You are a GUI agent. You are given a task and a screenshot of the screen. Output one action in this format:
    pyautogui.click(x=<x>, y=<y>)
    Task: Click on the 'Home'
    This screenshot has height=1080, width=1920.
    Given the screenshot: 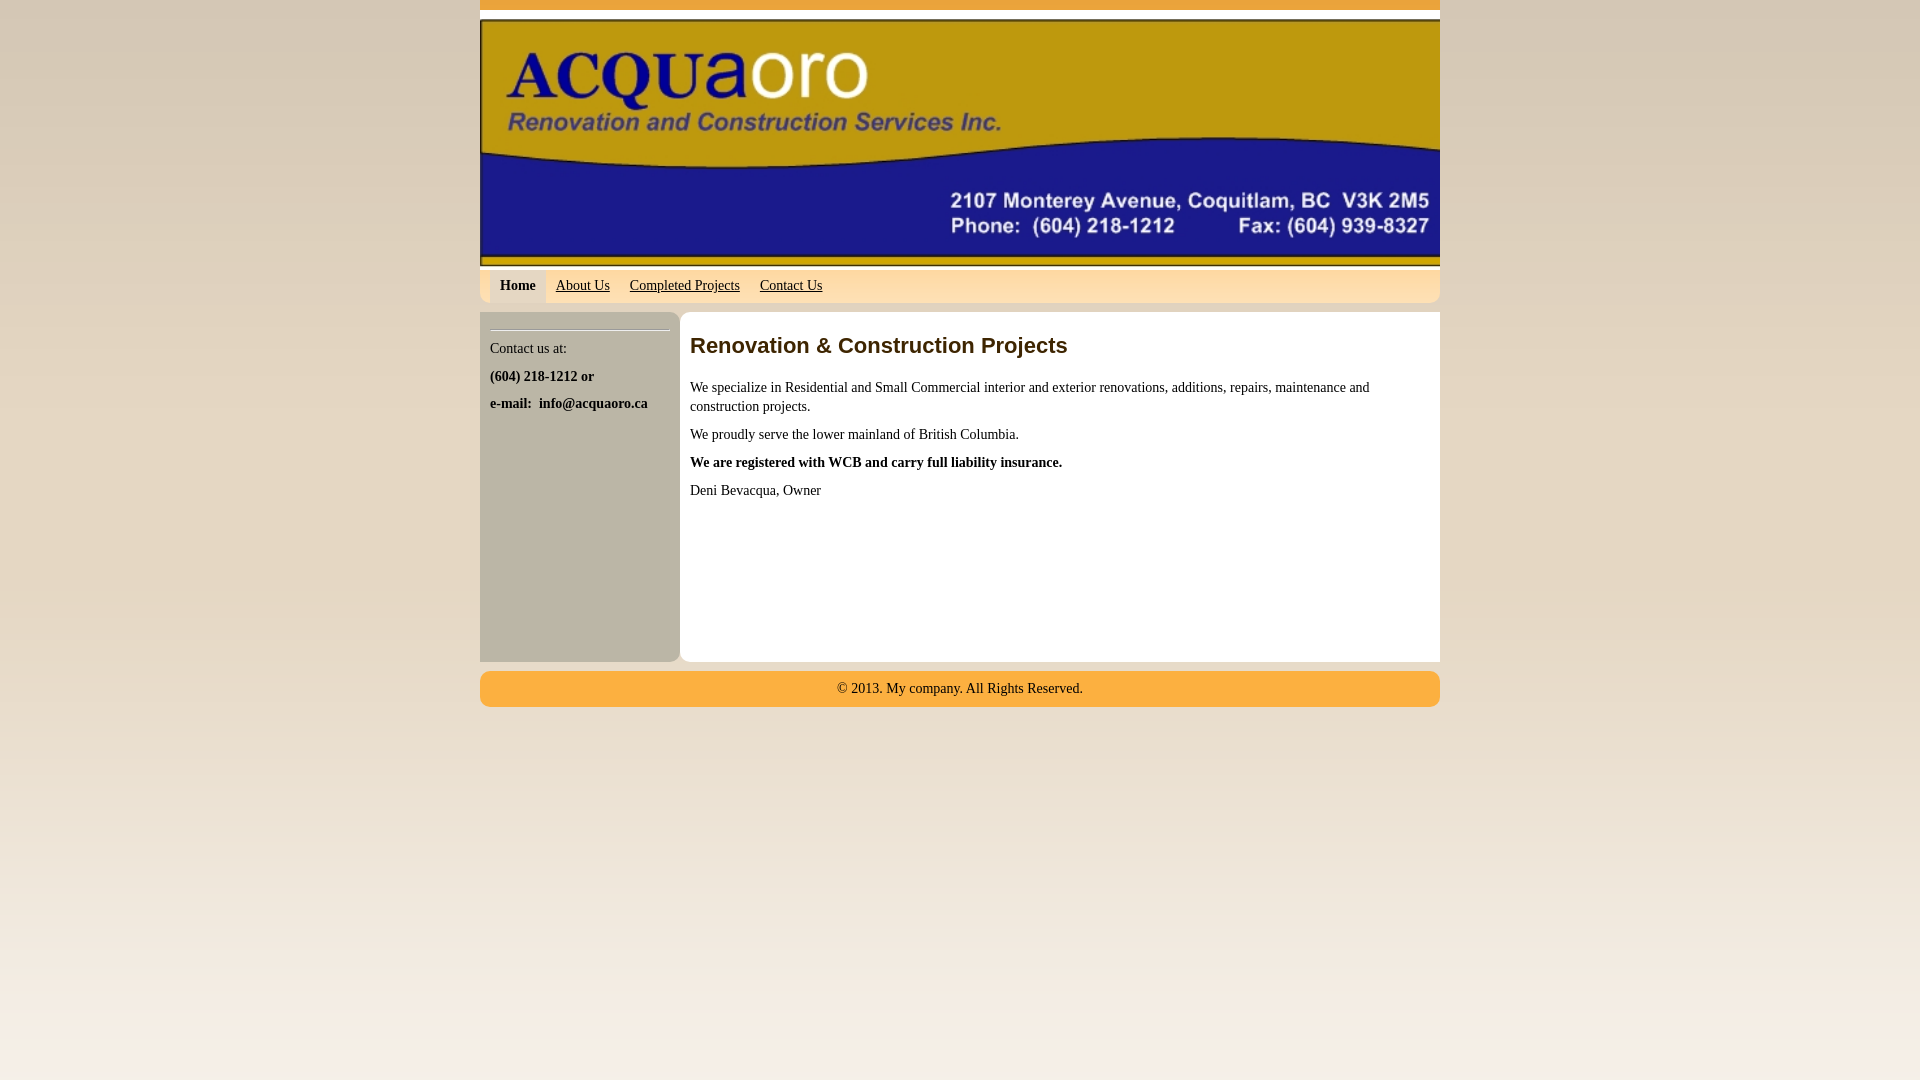 What is the action you would take?
    pyautogui.click(x=518, y=286)
    